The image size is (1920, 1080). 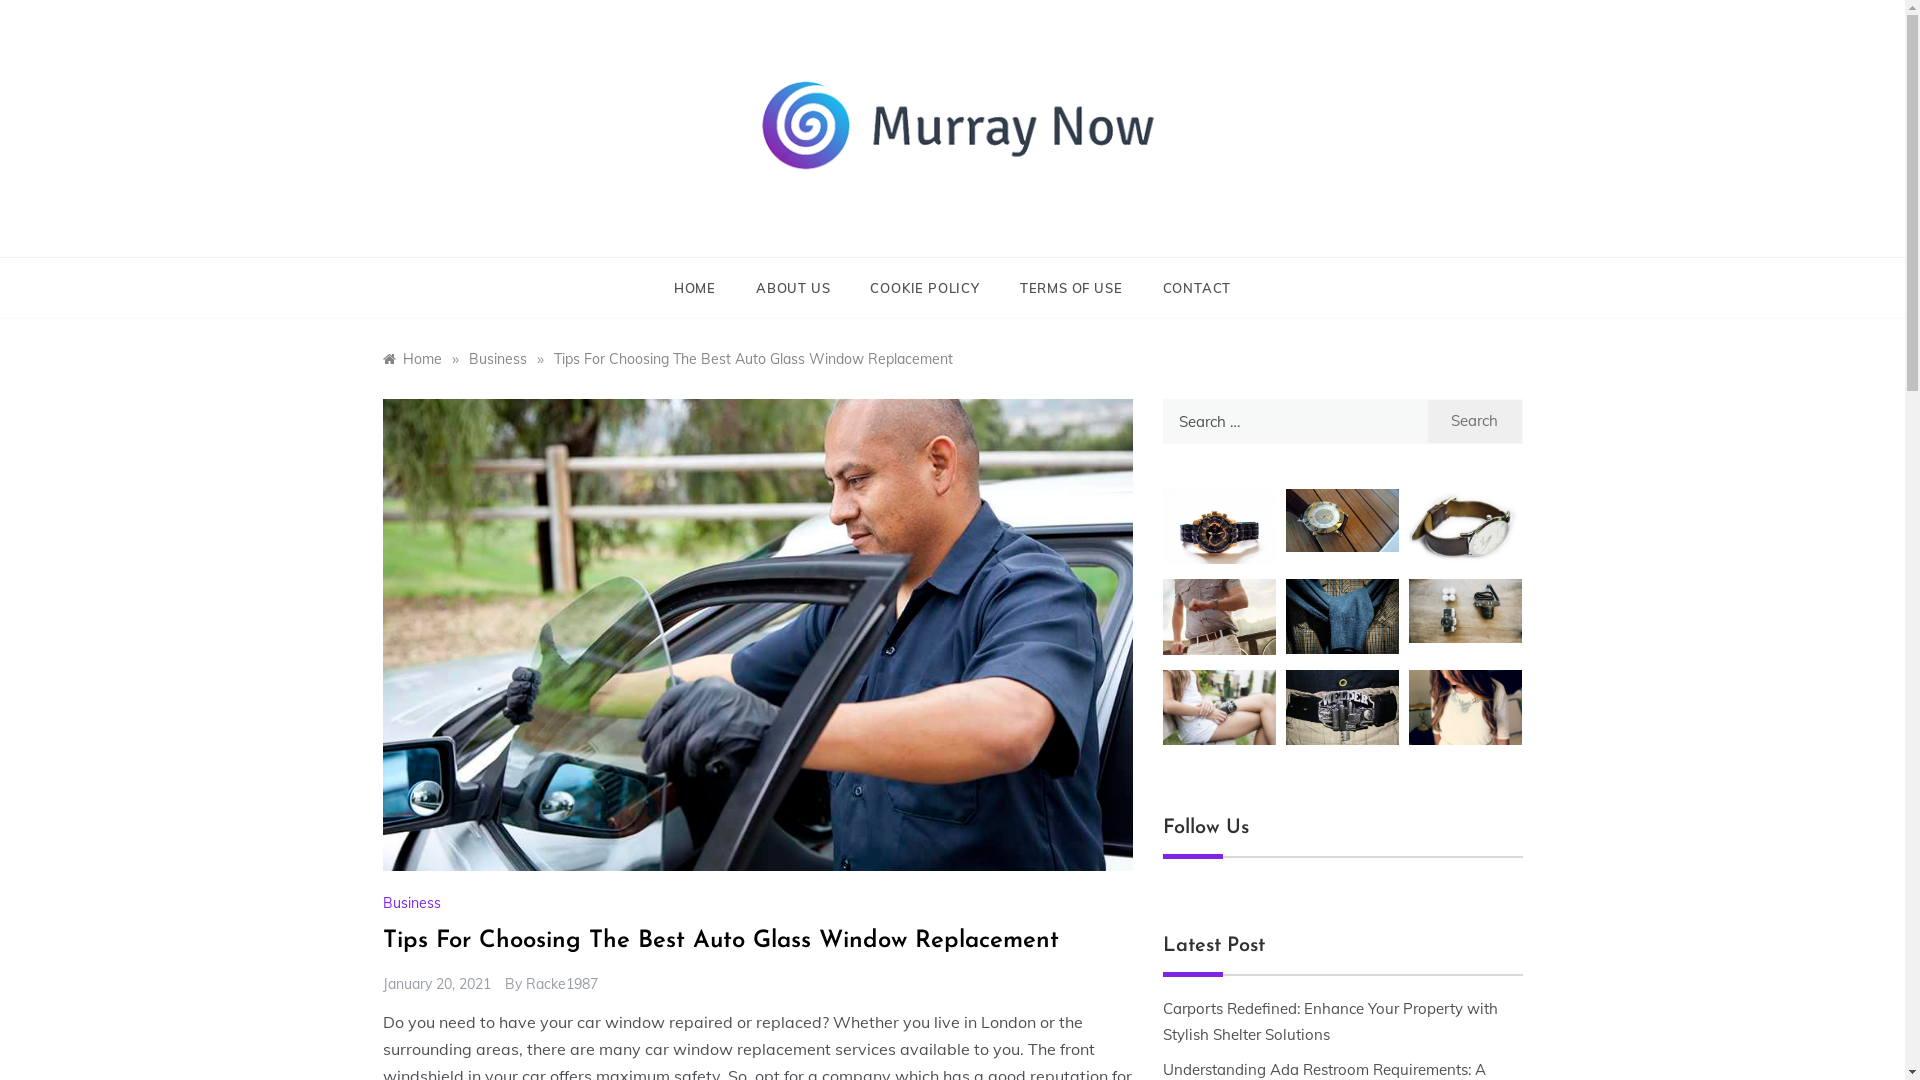 I want to click on 'Tips For Choosing The Best Auto Glass Window Replacement', so click(x=752, y=357).